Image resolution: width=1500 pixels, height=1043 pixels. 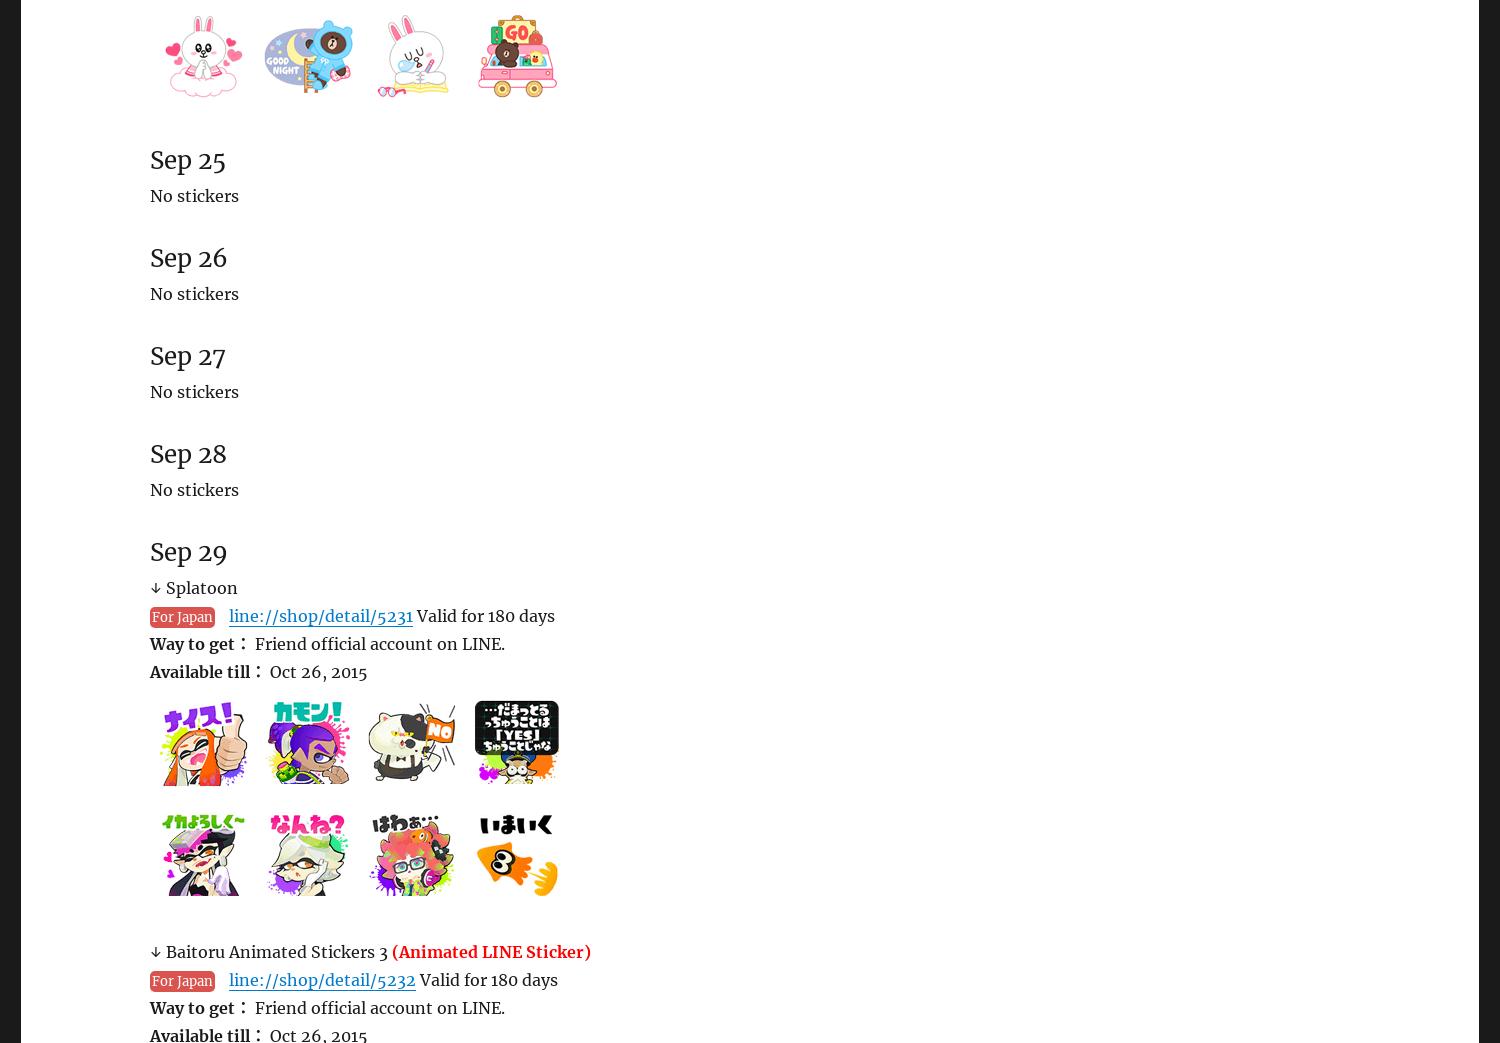 I want to click on 'Sep 27', so click(x=150, y=355).